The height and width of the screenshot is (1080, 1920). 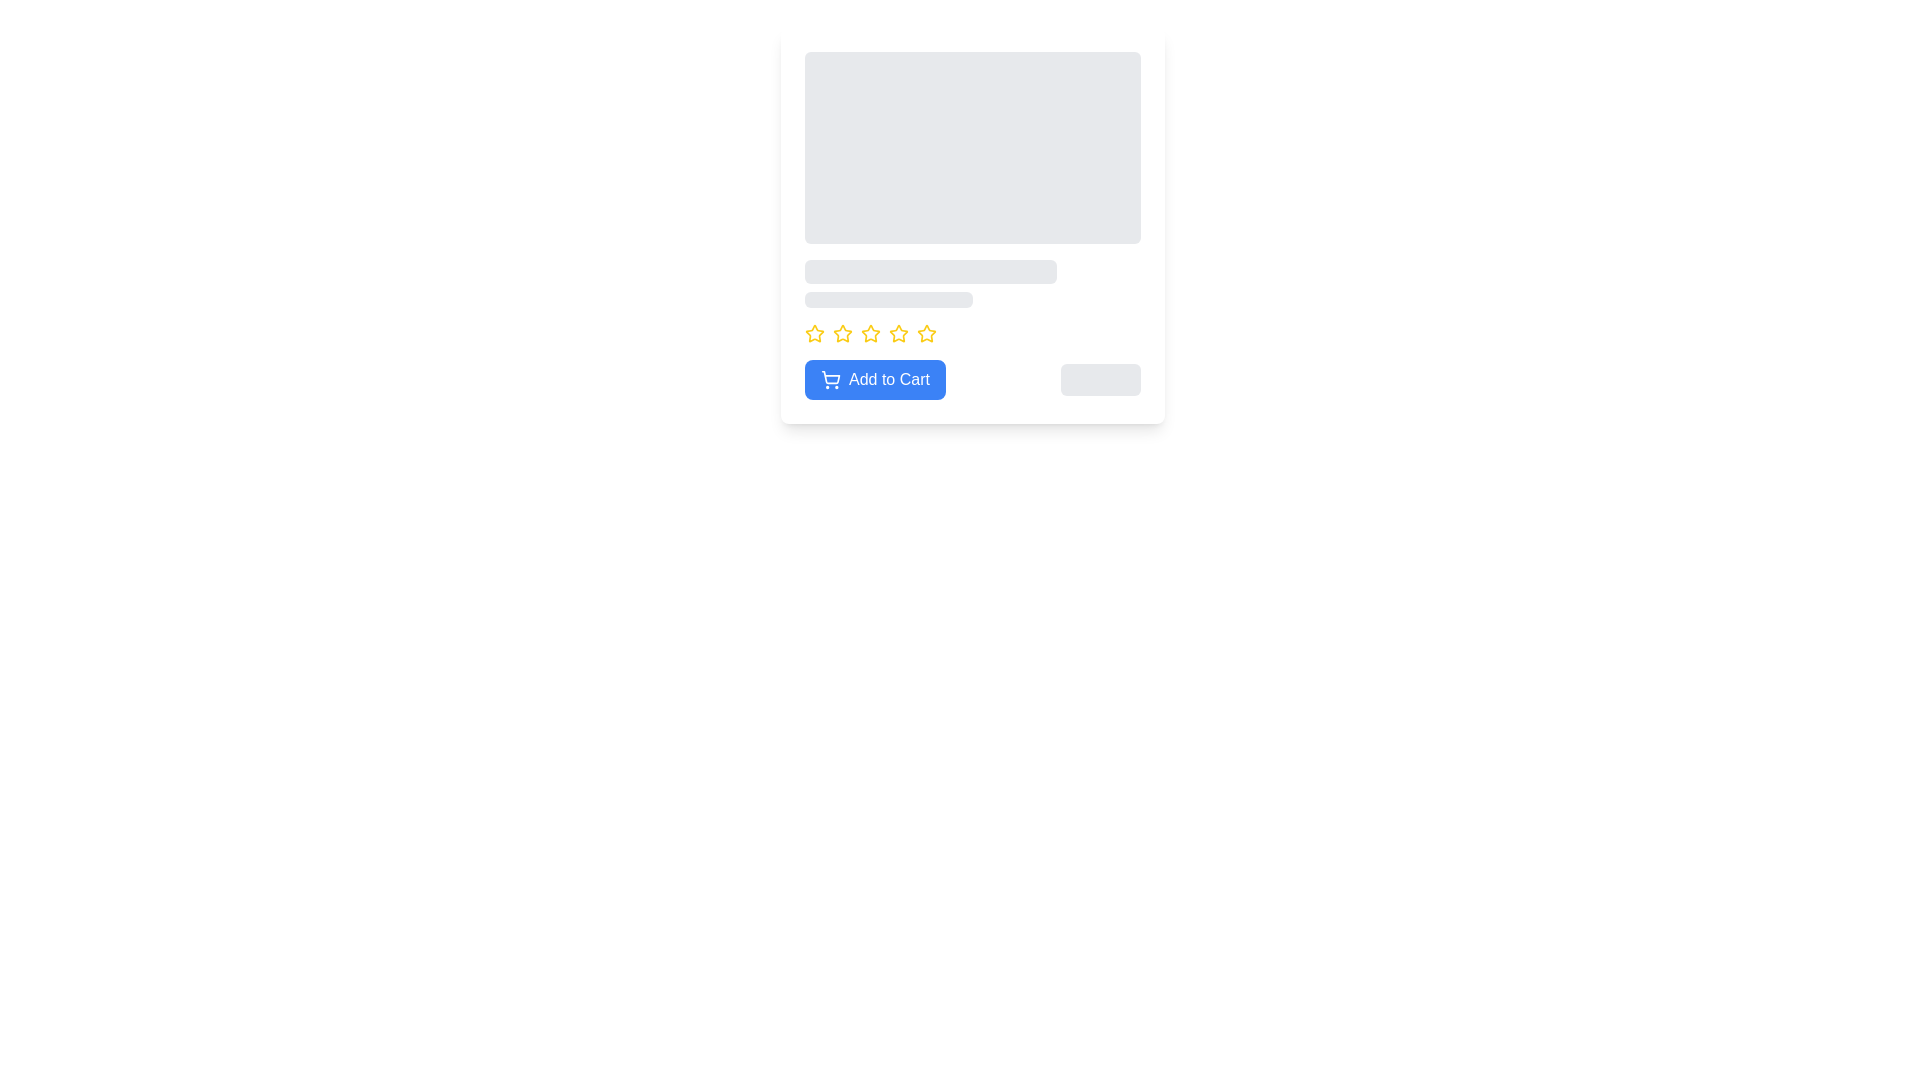 What do you see at coordinates (897, 333) in the screenshot?
I see `the sixth rating star icon` at bounding box center [897, 333].